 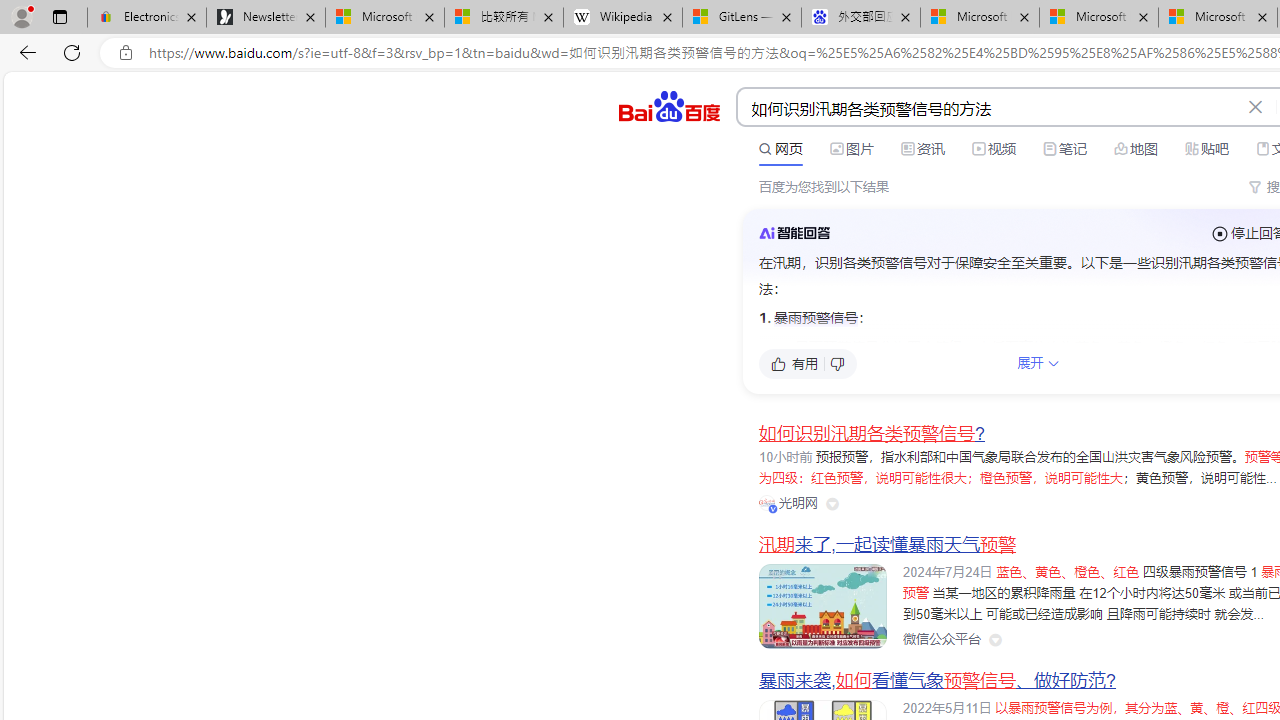 What do you see at coordinates (125, 52) in the screenshot?
I see `'View site information'` at bounding box center [125, 52].